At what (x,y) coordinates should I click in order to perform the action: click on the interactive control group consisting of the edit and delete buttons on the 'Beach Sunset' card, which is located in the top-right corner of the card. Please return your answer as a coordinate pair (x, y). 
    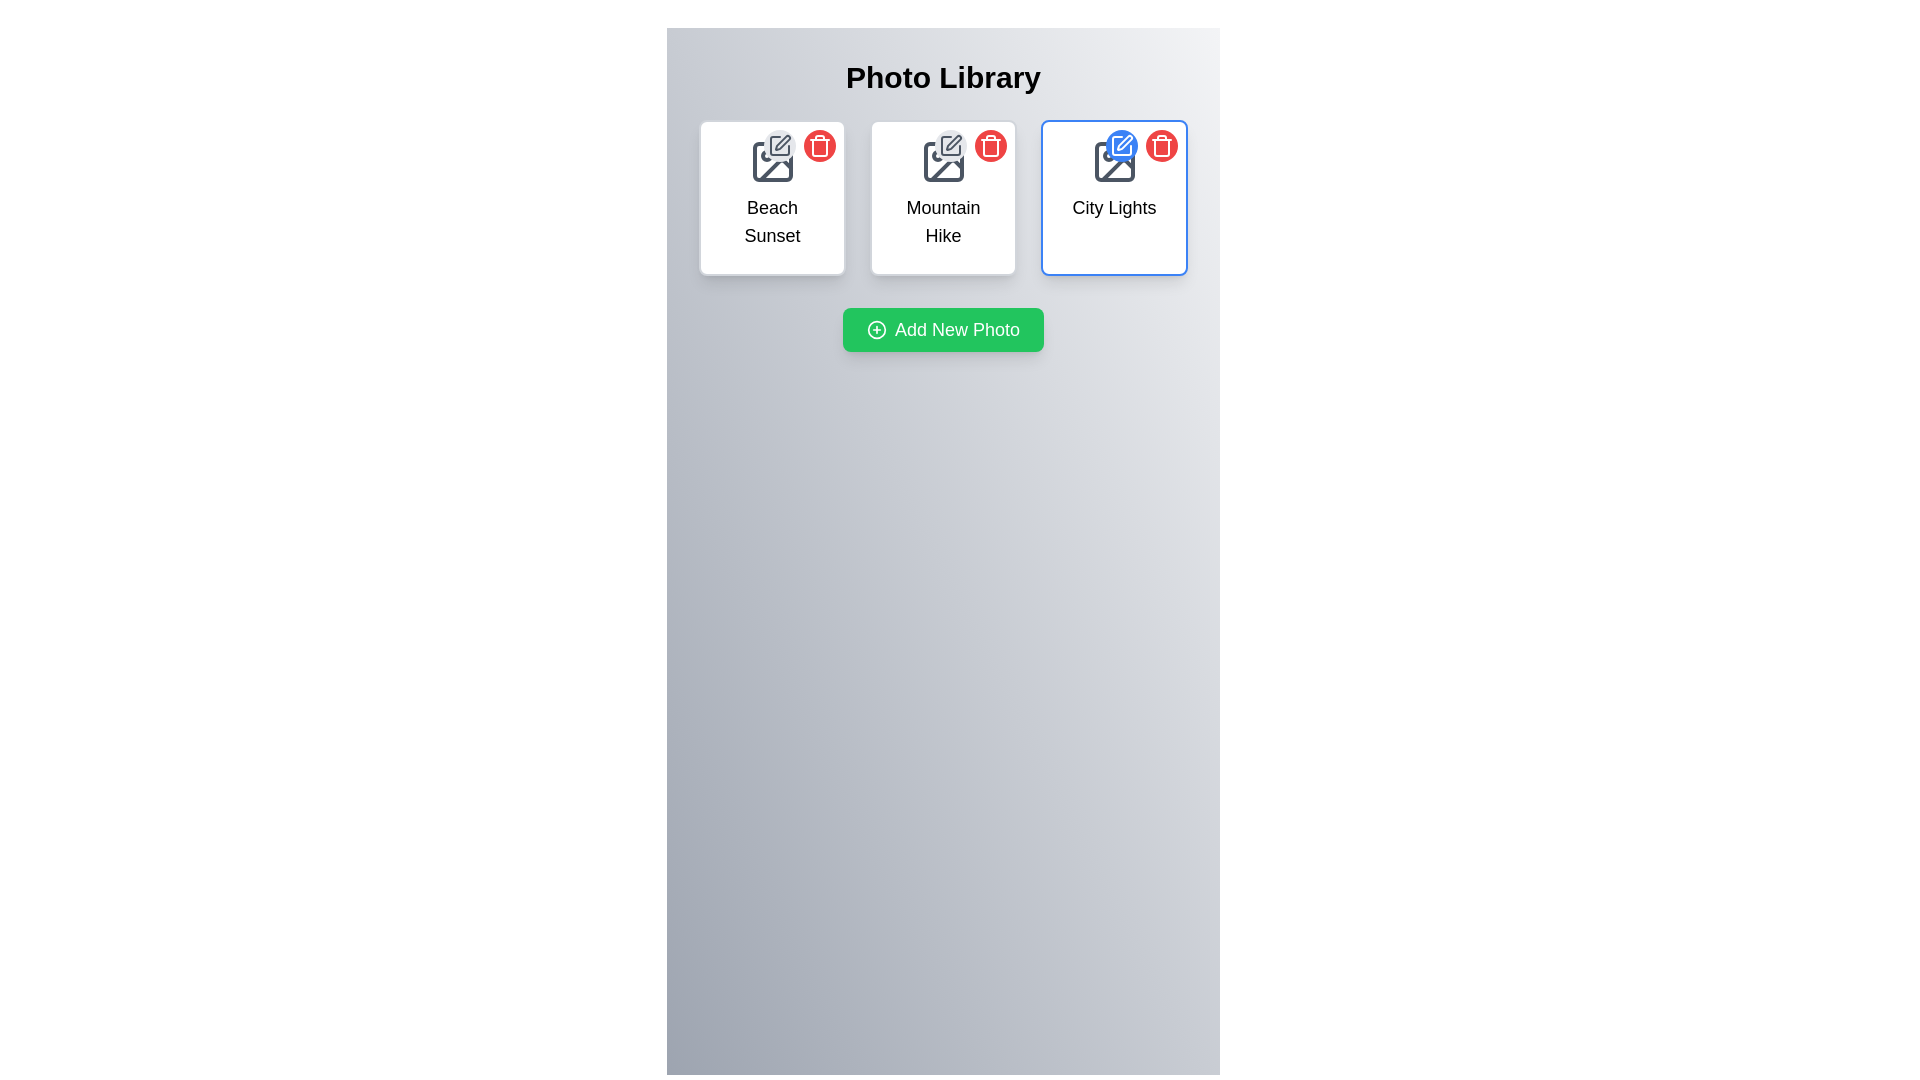
    Looking at the image, I should click on (800, 145).